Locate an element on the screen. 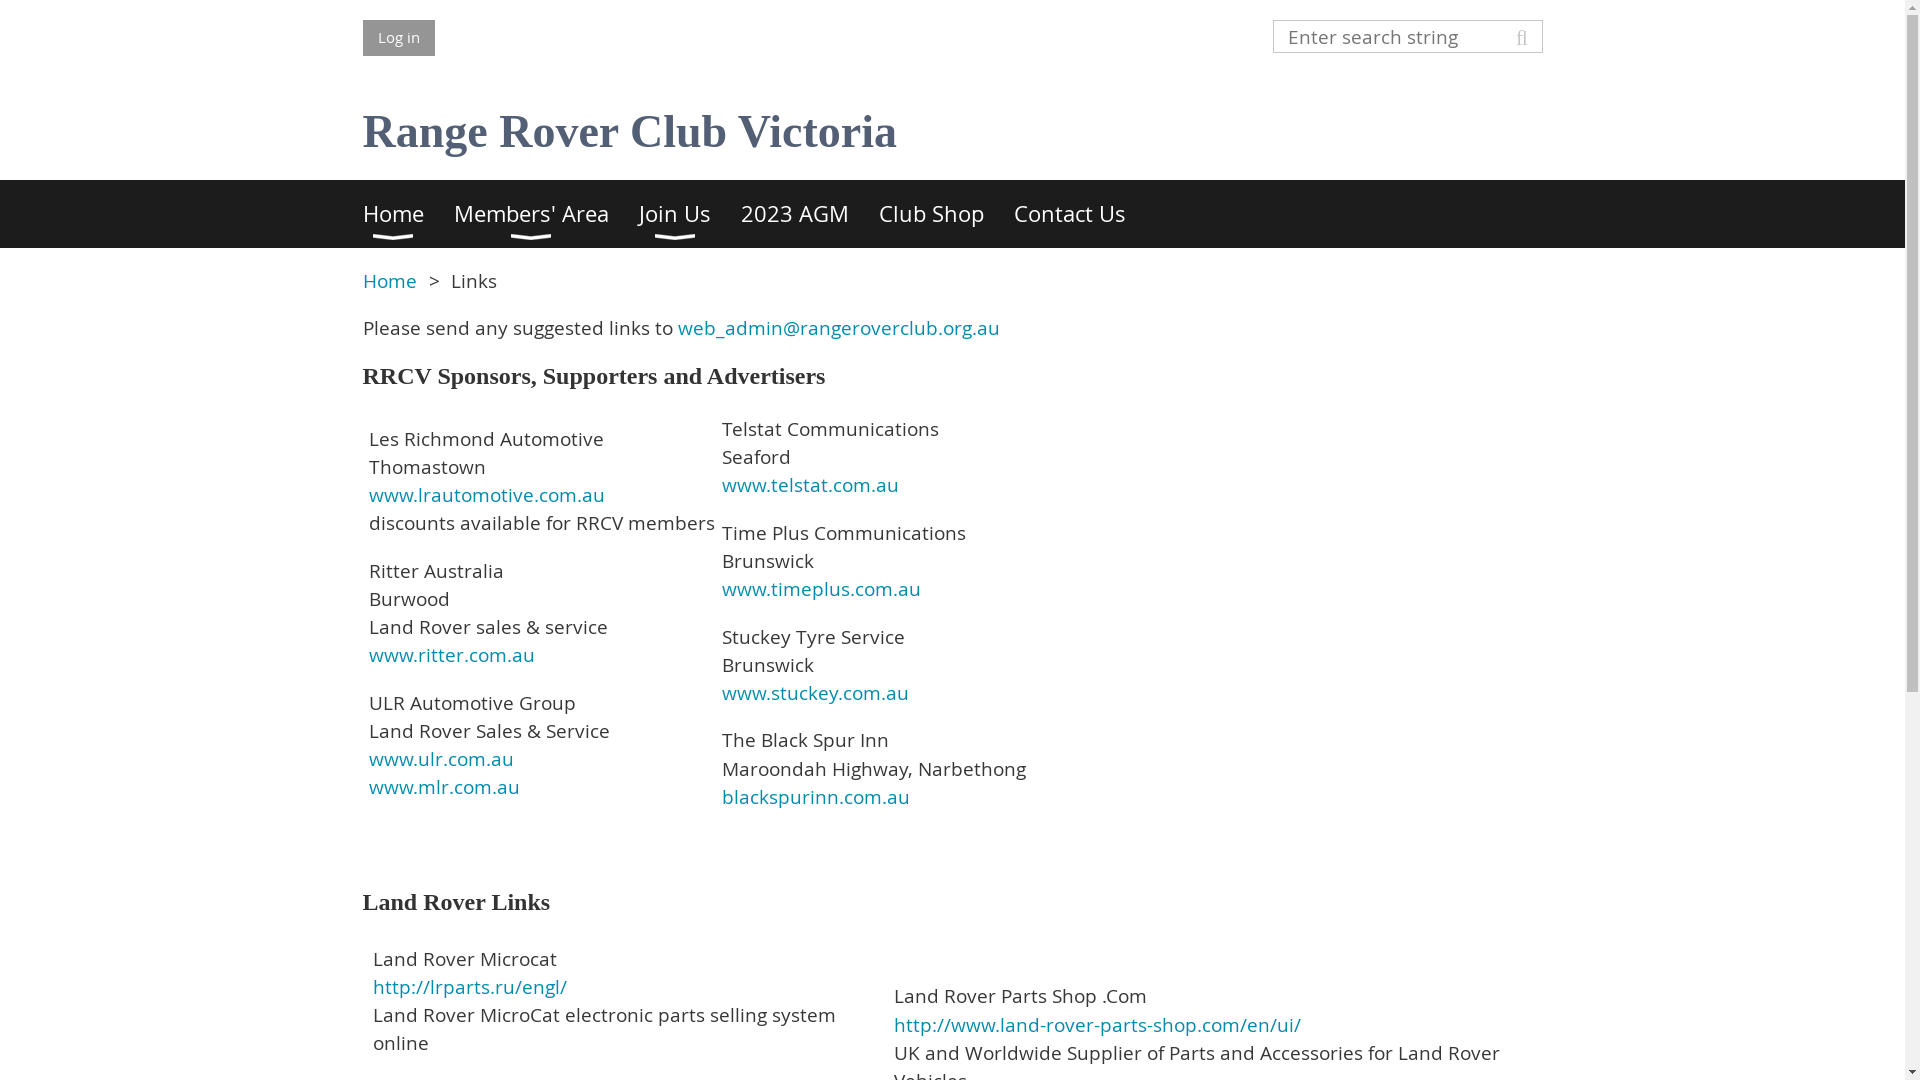 Image resolution: width=1920 pixels, height=1080 pixels. 'www.telstat.com.au' is located at coordinates (810, 485).